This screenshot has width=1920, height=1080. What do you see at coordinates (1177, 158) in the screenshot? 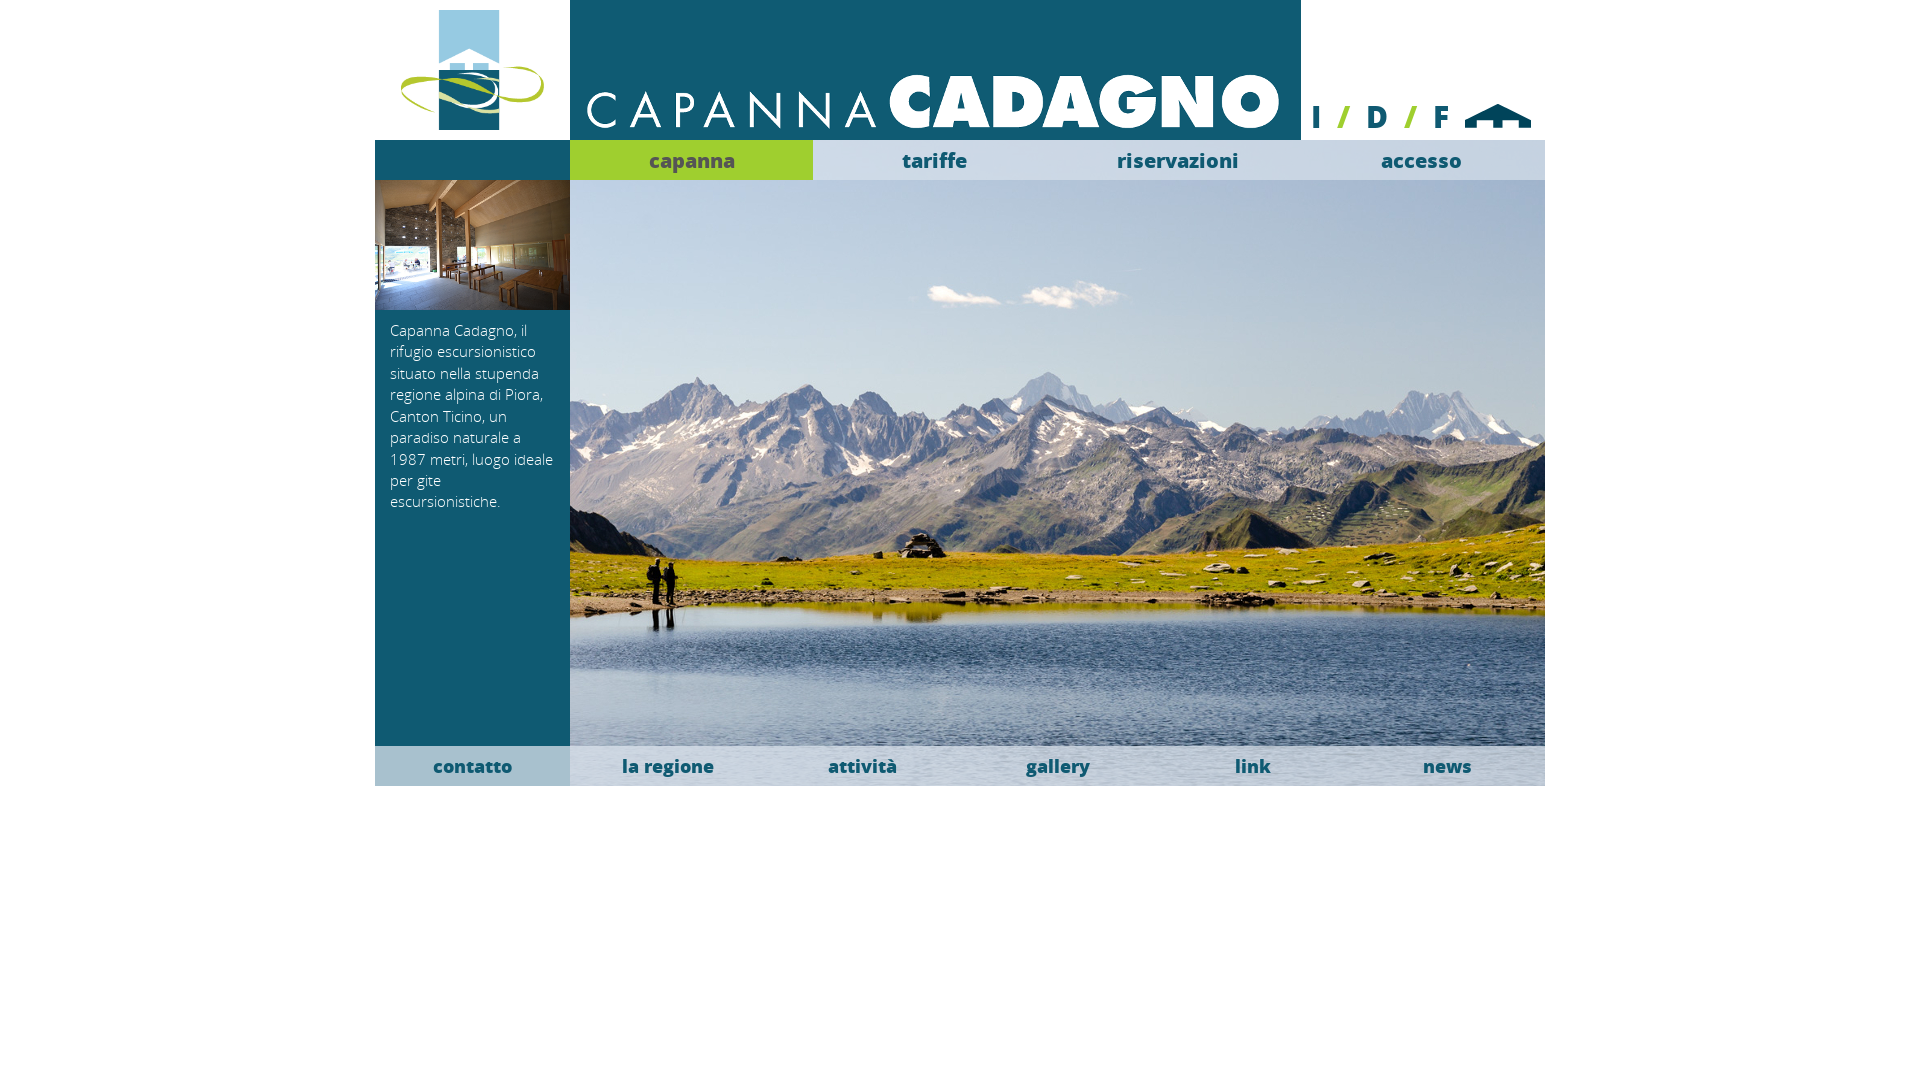
I see `'riservazioni'` at bounding box center [1177, 158].